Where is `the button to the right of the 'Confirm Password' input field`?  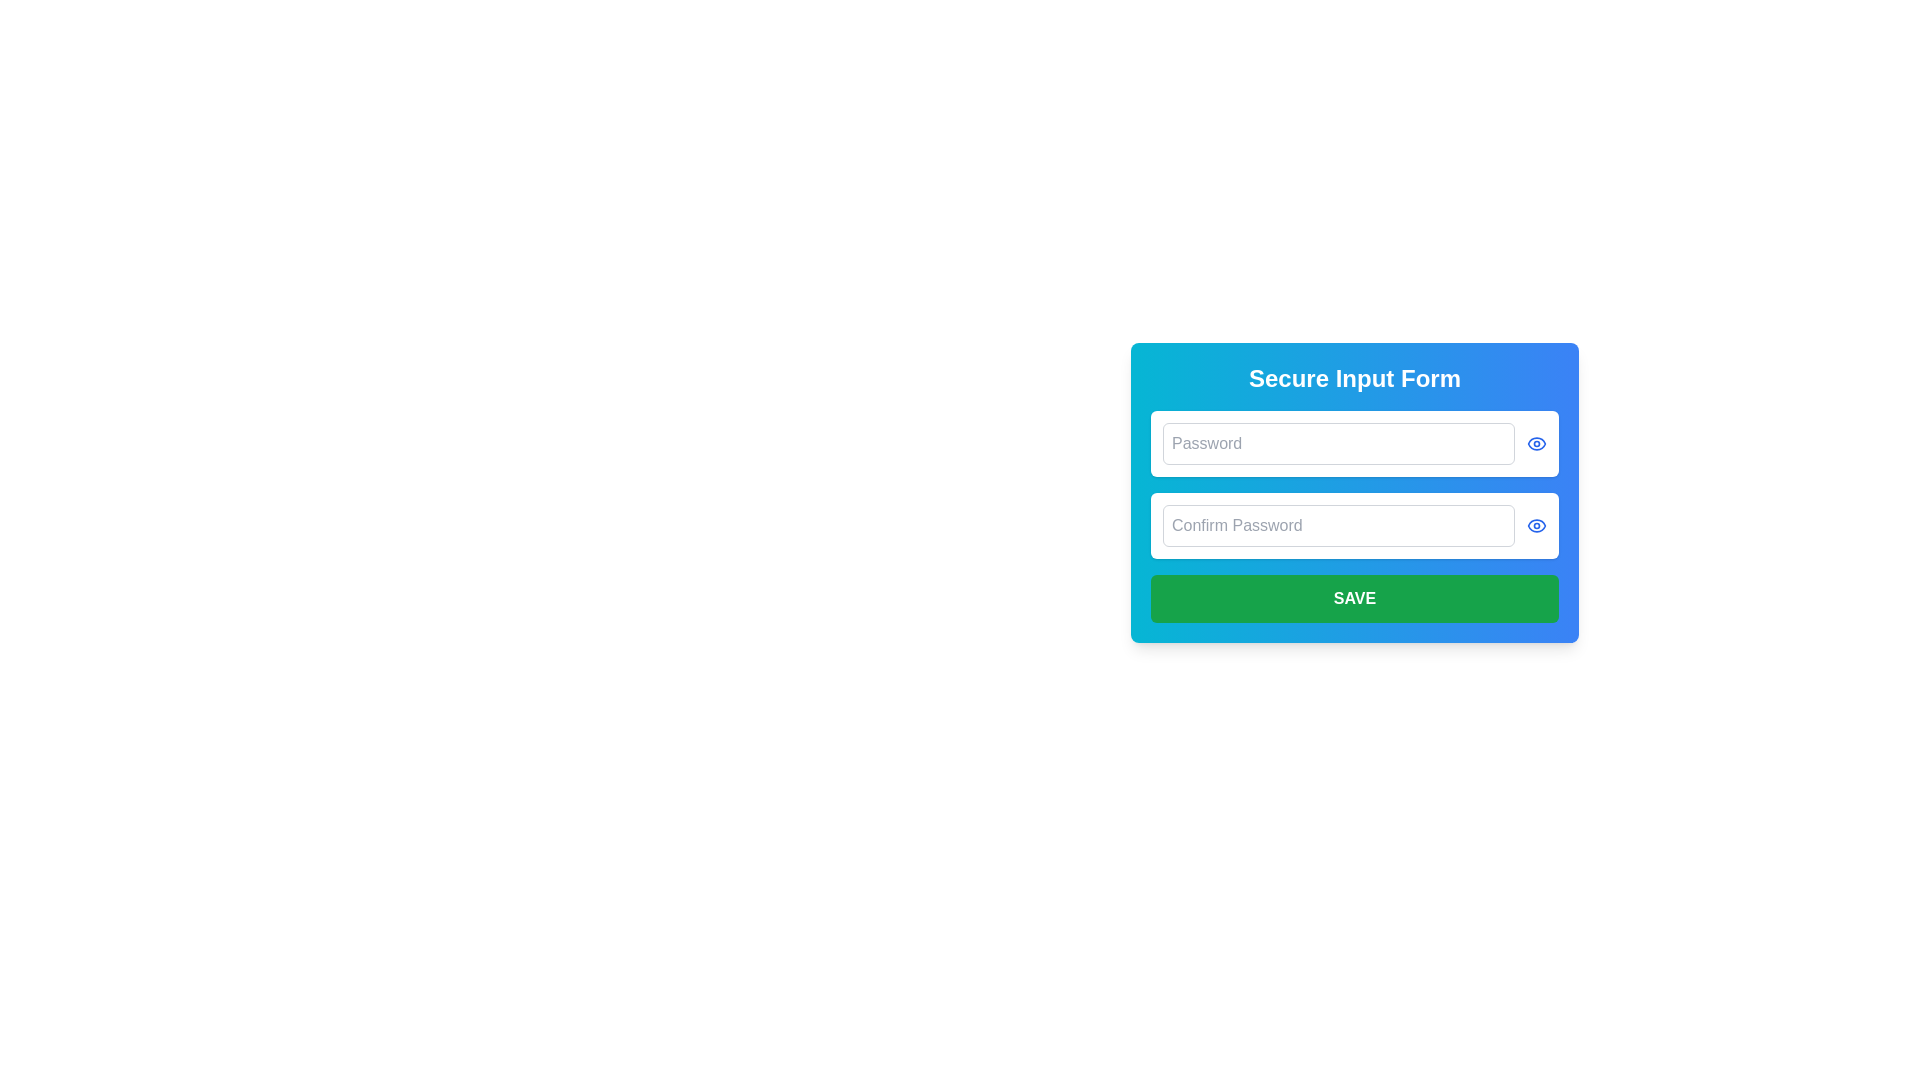 the button to the right of the 'Confirm Password' input field is located at coordinates (1535, 524).